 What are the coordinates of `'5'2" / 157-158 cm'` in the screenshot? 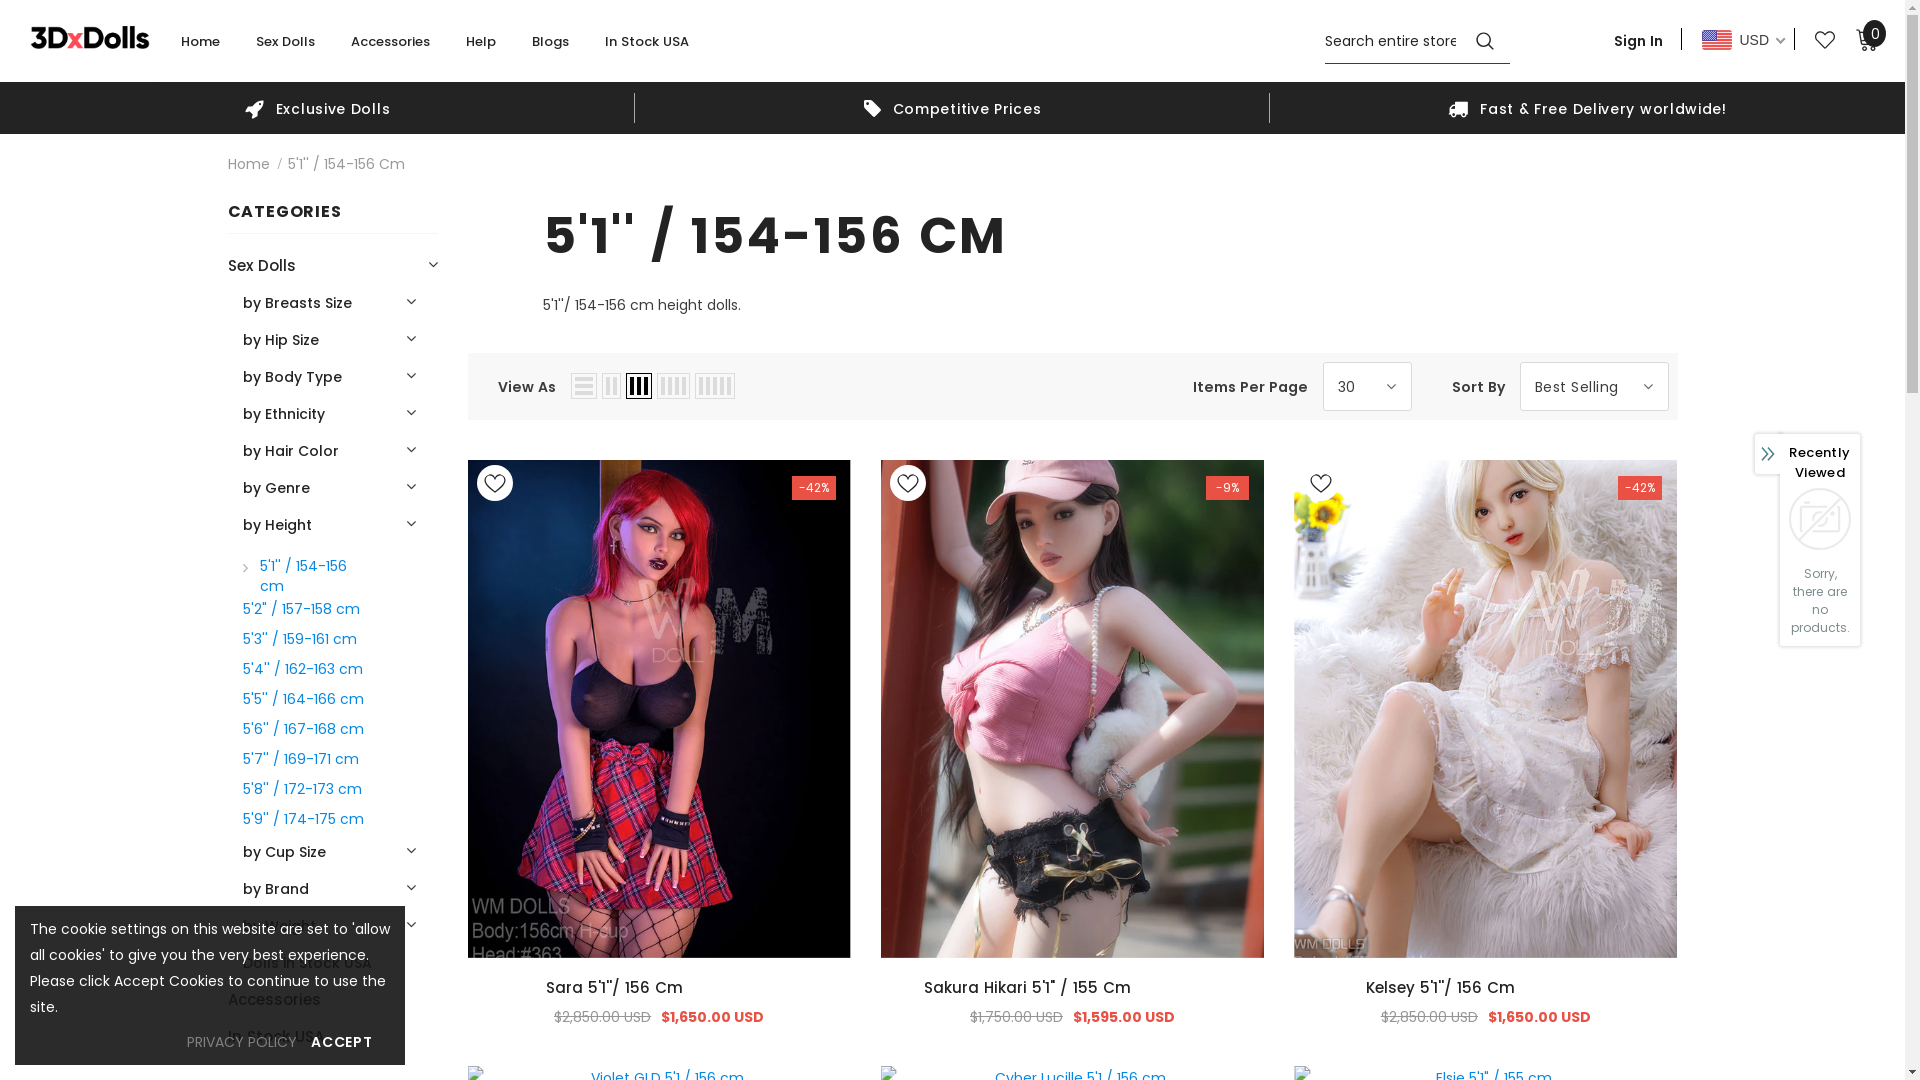 It's located at (299, 607).